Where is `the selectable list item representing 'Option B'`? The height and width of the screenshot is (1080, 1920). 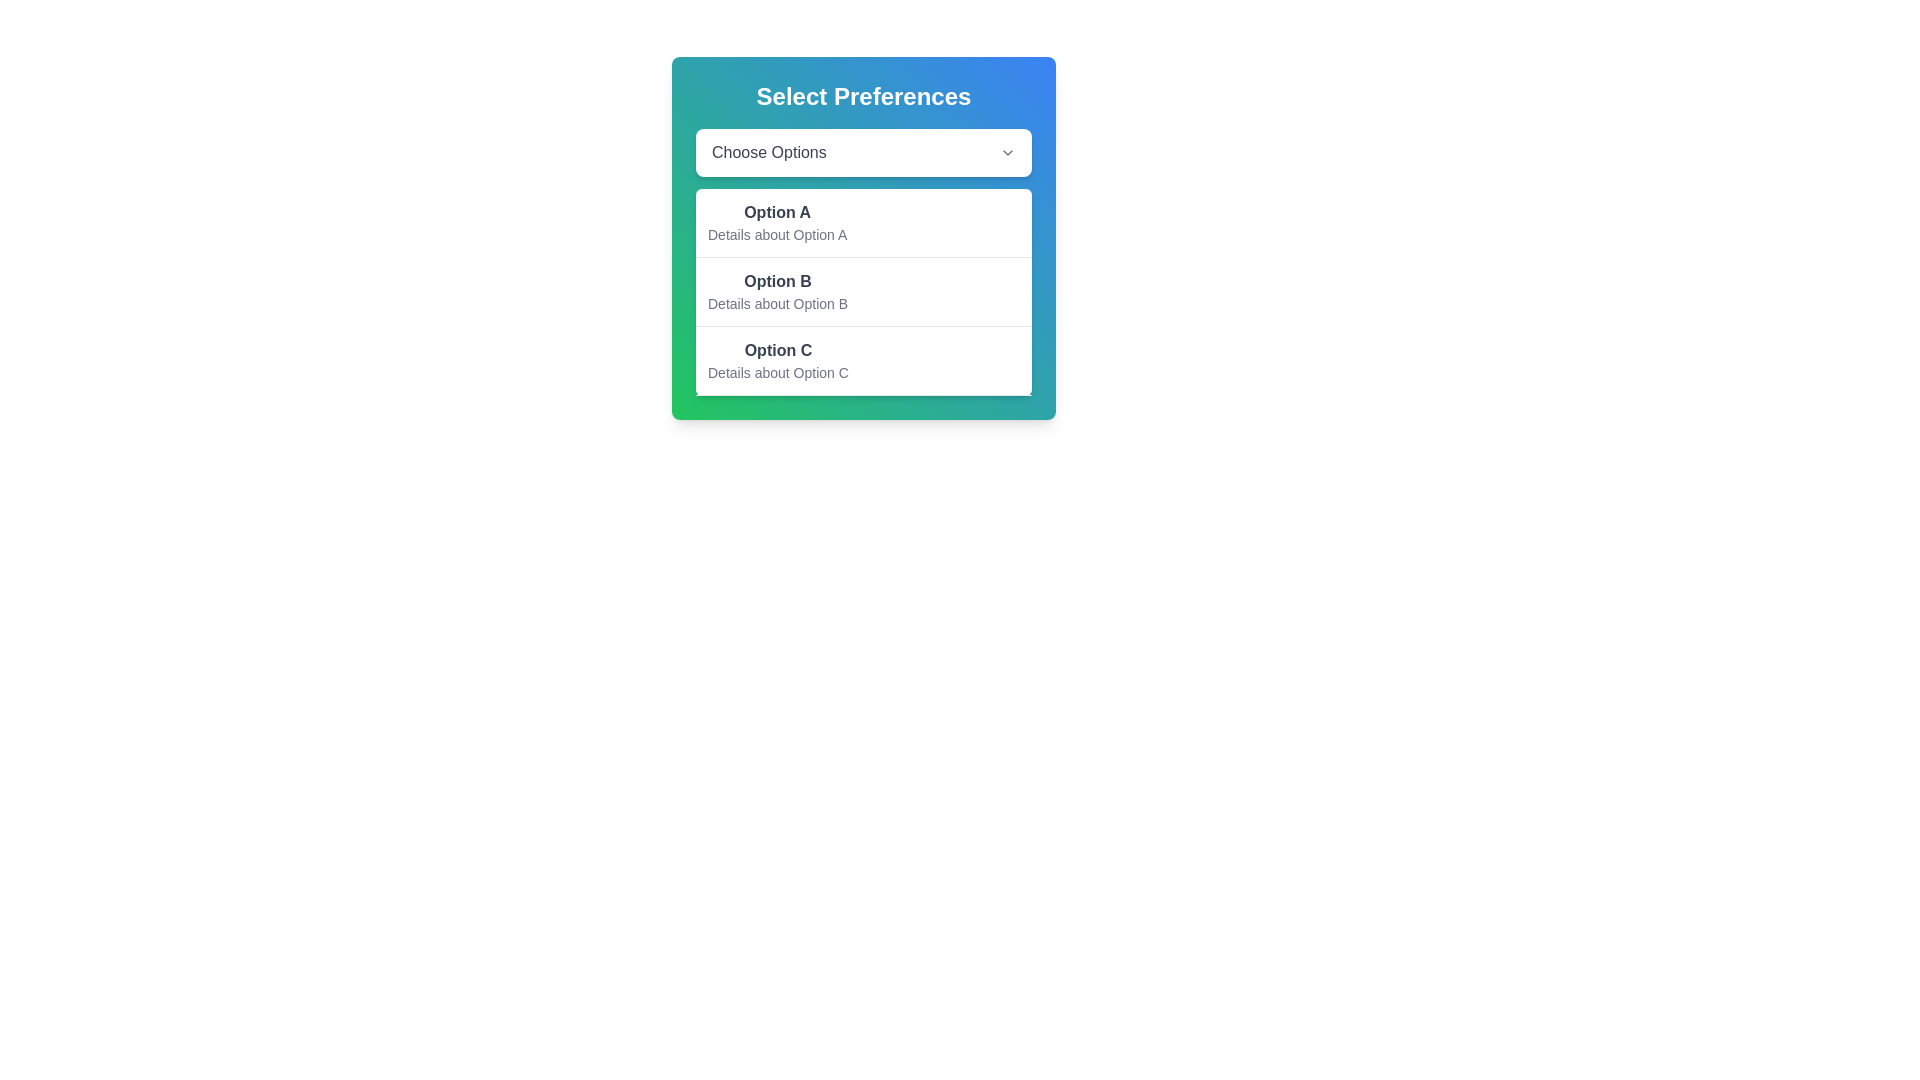 the selectable list item representing 'Option B' is located at coordinates (864, 292).